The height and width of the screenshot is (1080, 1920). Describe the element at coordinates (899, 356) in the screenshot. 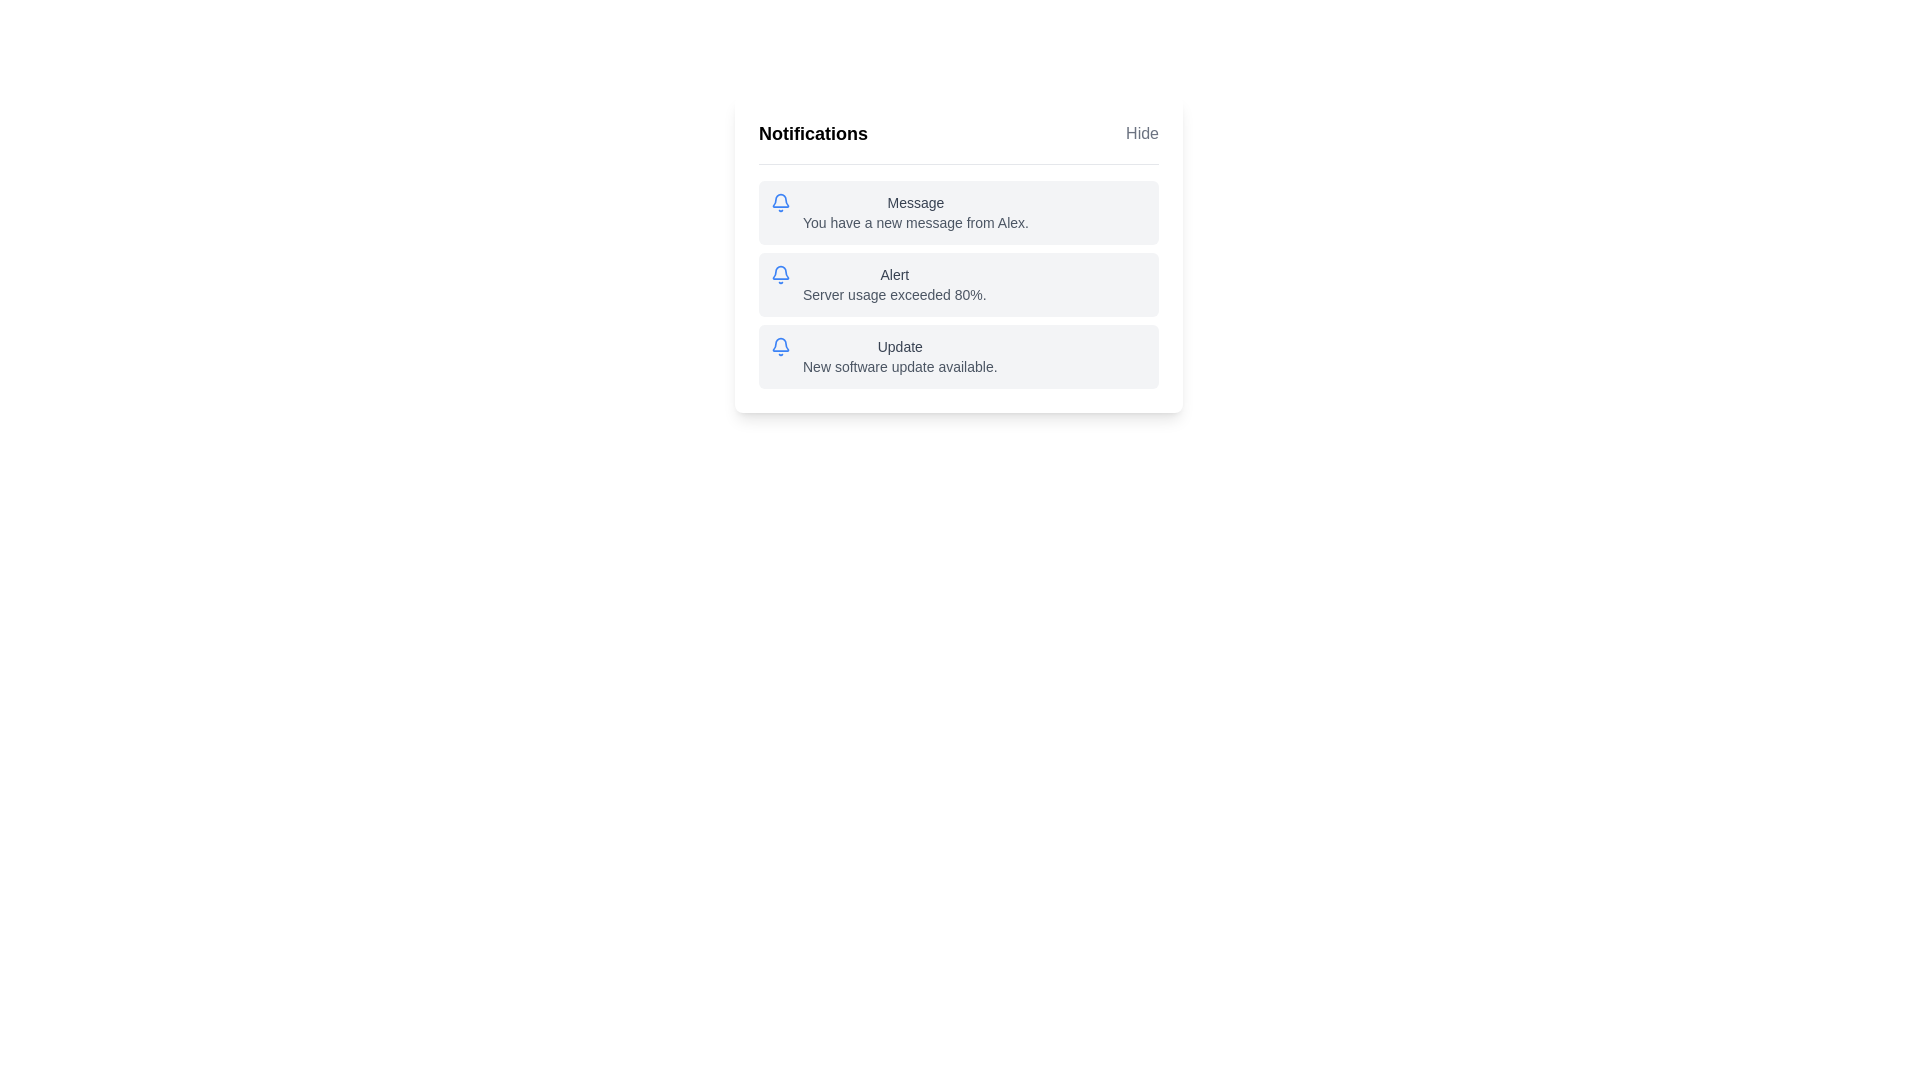

I see `text in the Text Block that provides information about a software update notification, located inside the third notification card below the 'Alert' notification` at that location.